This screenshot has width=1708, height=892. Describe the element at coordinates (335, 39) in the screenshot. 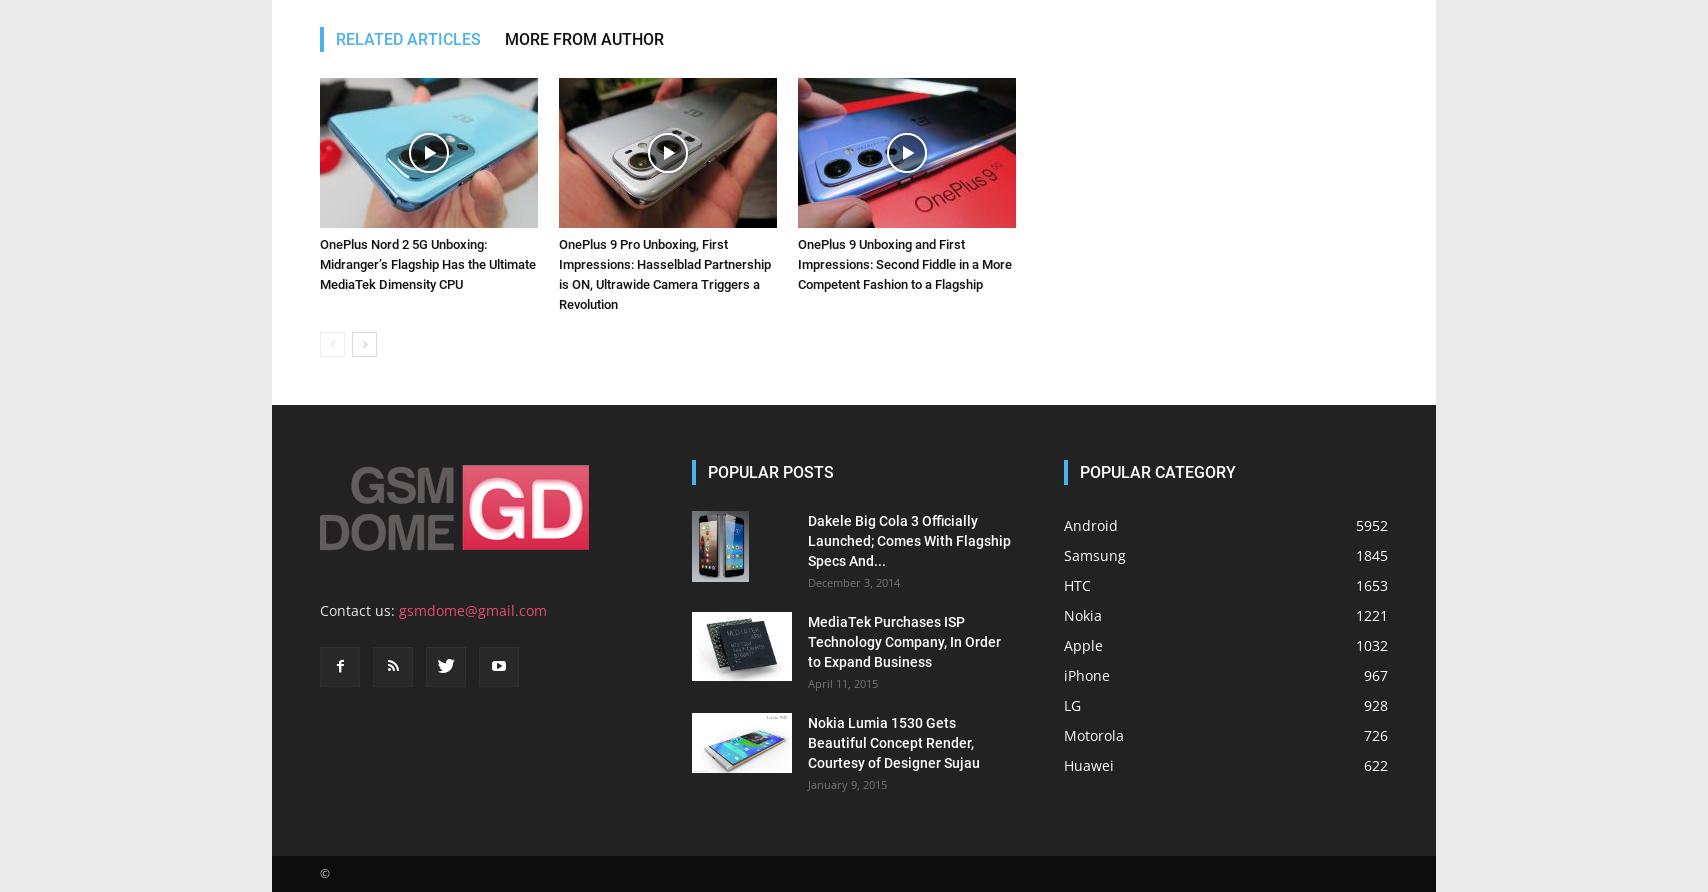

I see `'RELATED ARTICLES'` at that location.